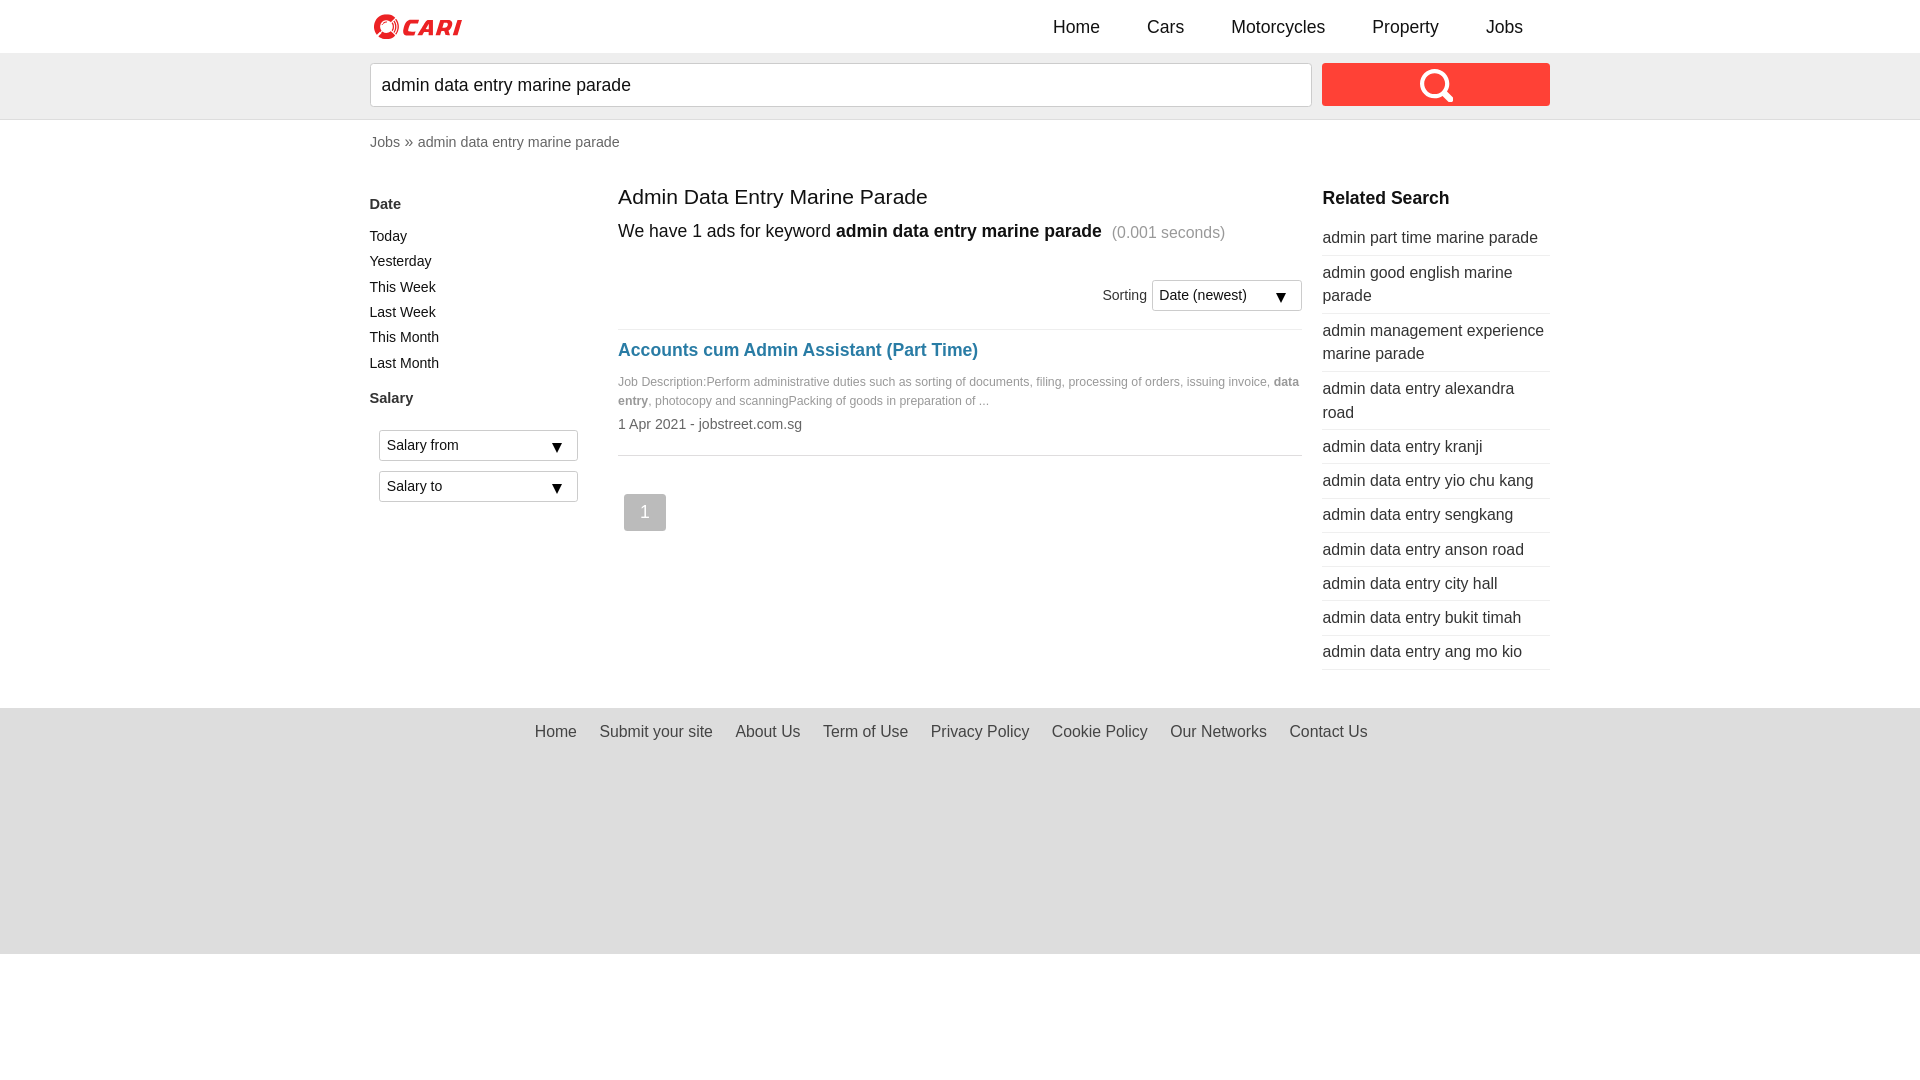 The width and height of the screenshot is (1920, 1080). What do you see at coordinates (1328, 731) in the screenshot?
I see `'Contact Us'` at bounding box center [1328, 731].